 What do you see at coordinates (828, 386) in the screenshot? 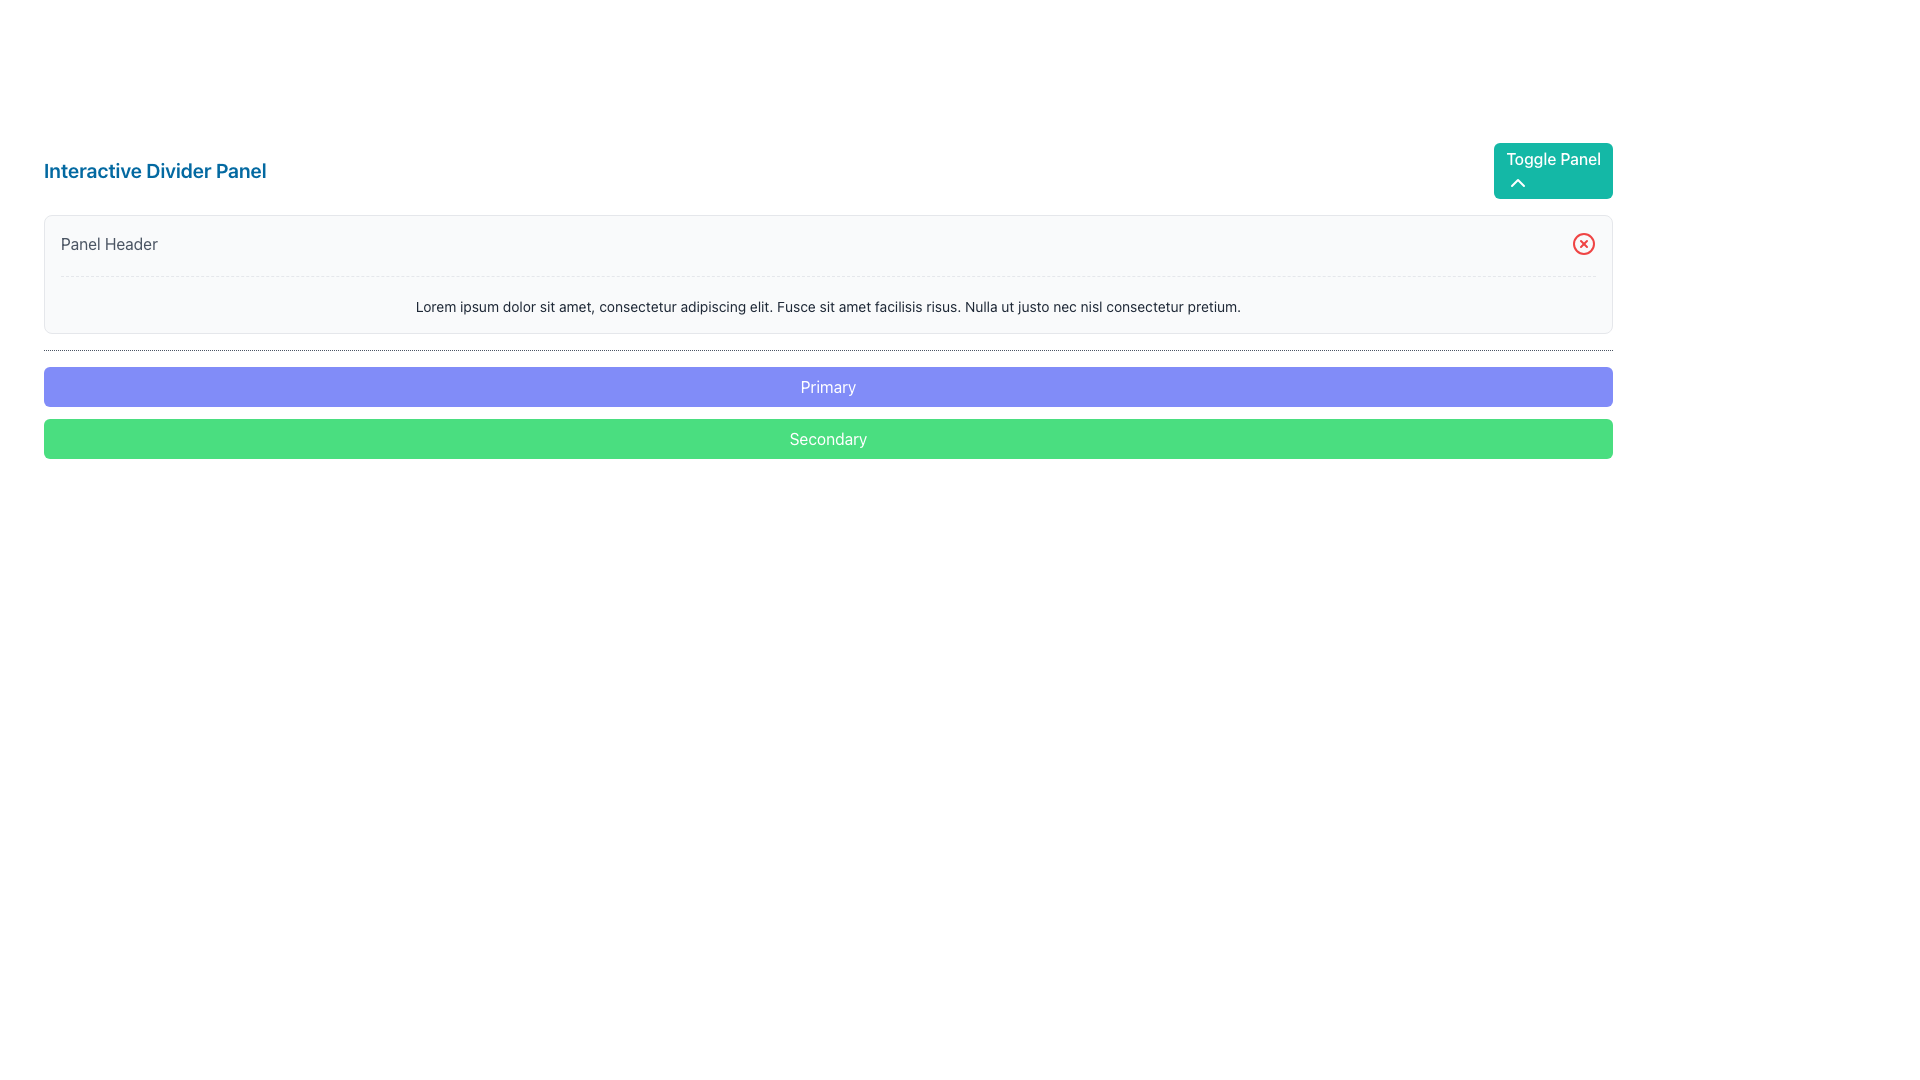
I see `the primary action button located at the bottom section of the interface` at bounding box center [828, 386].